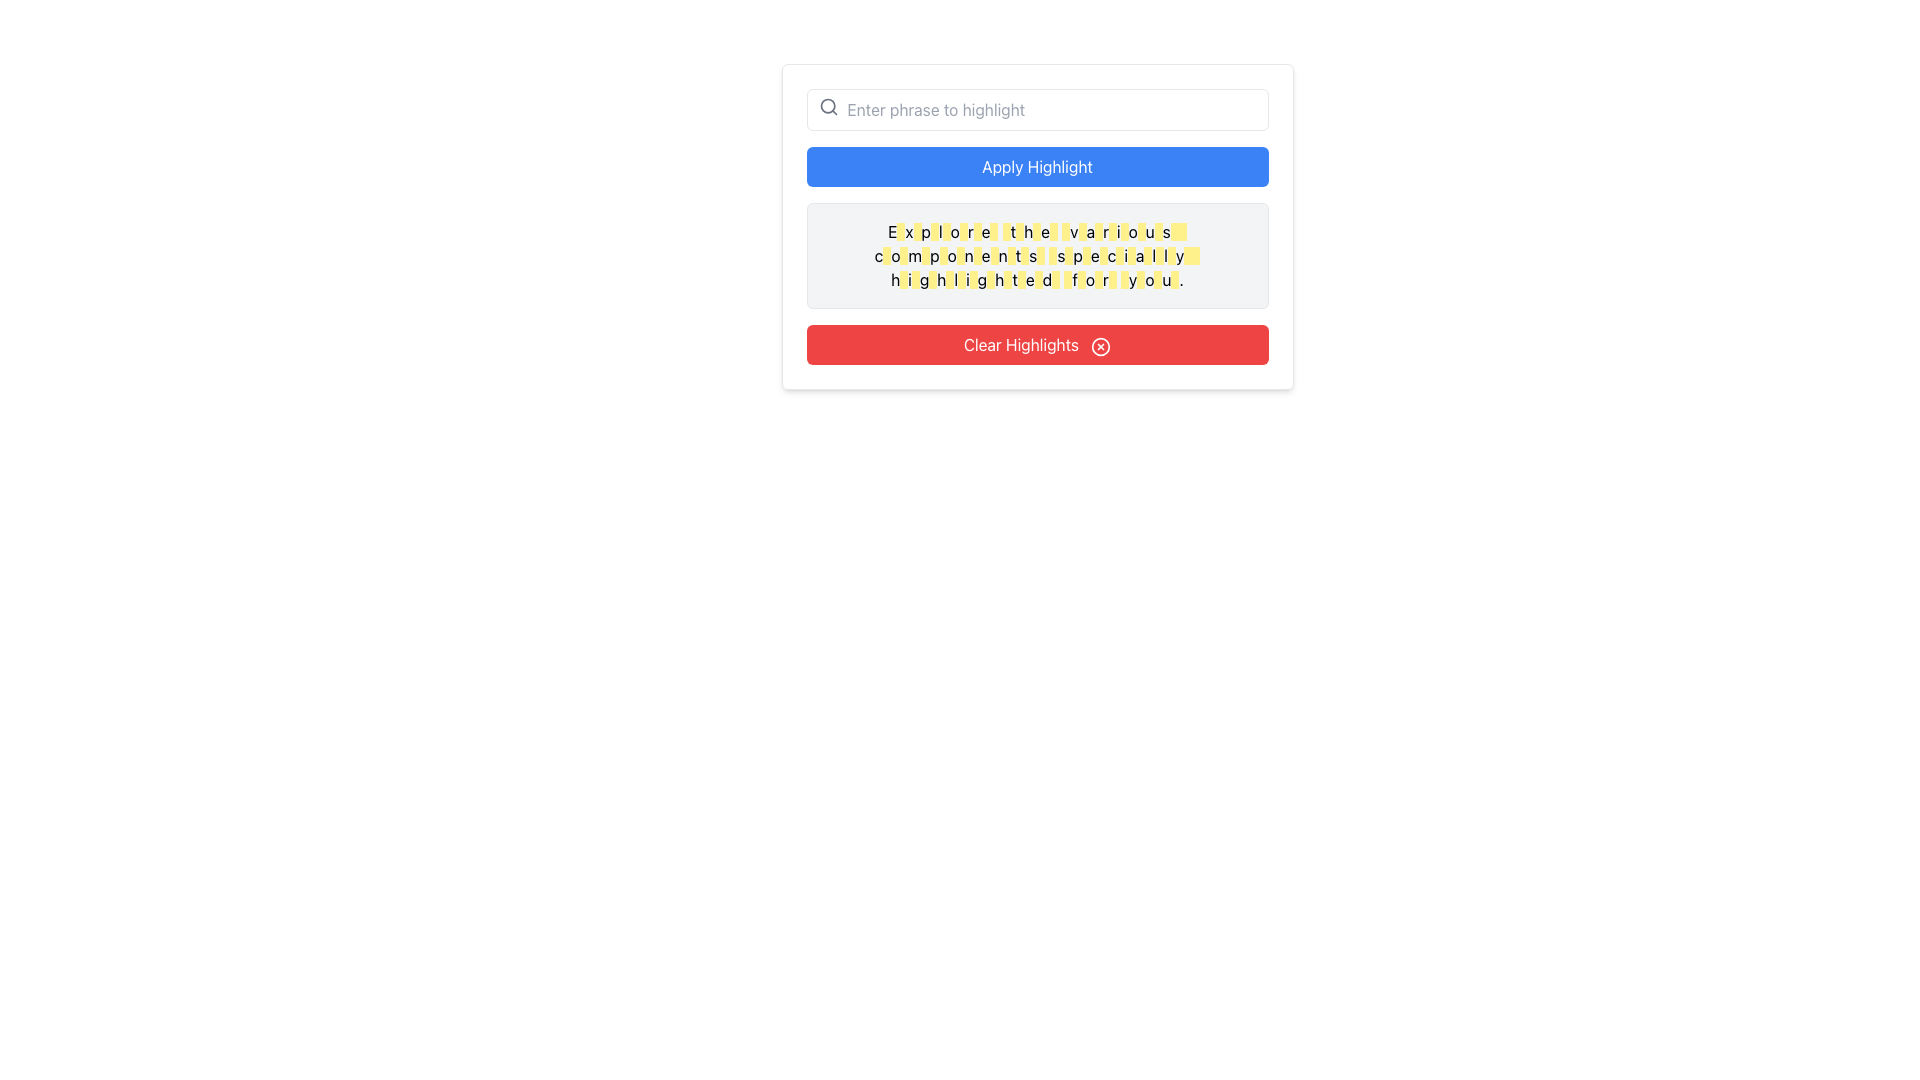  Describe the element at coordinates (1188, 254) in the screenshot. I see `the 44th non-interactive decorative yellow fragment in the highlighted sentence` at that location.